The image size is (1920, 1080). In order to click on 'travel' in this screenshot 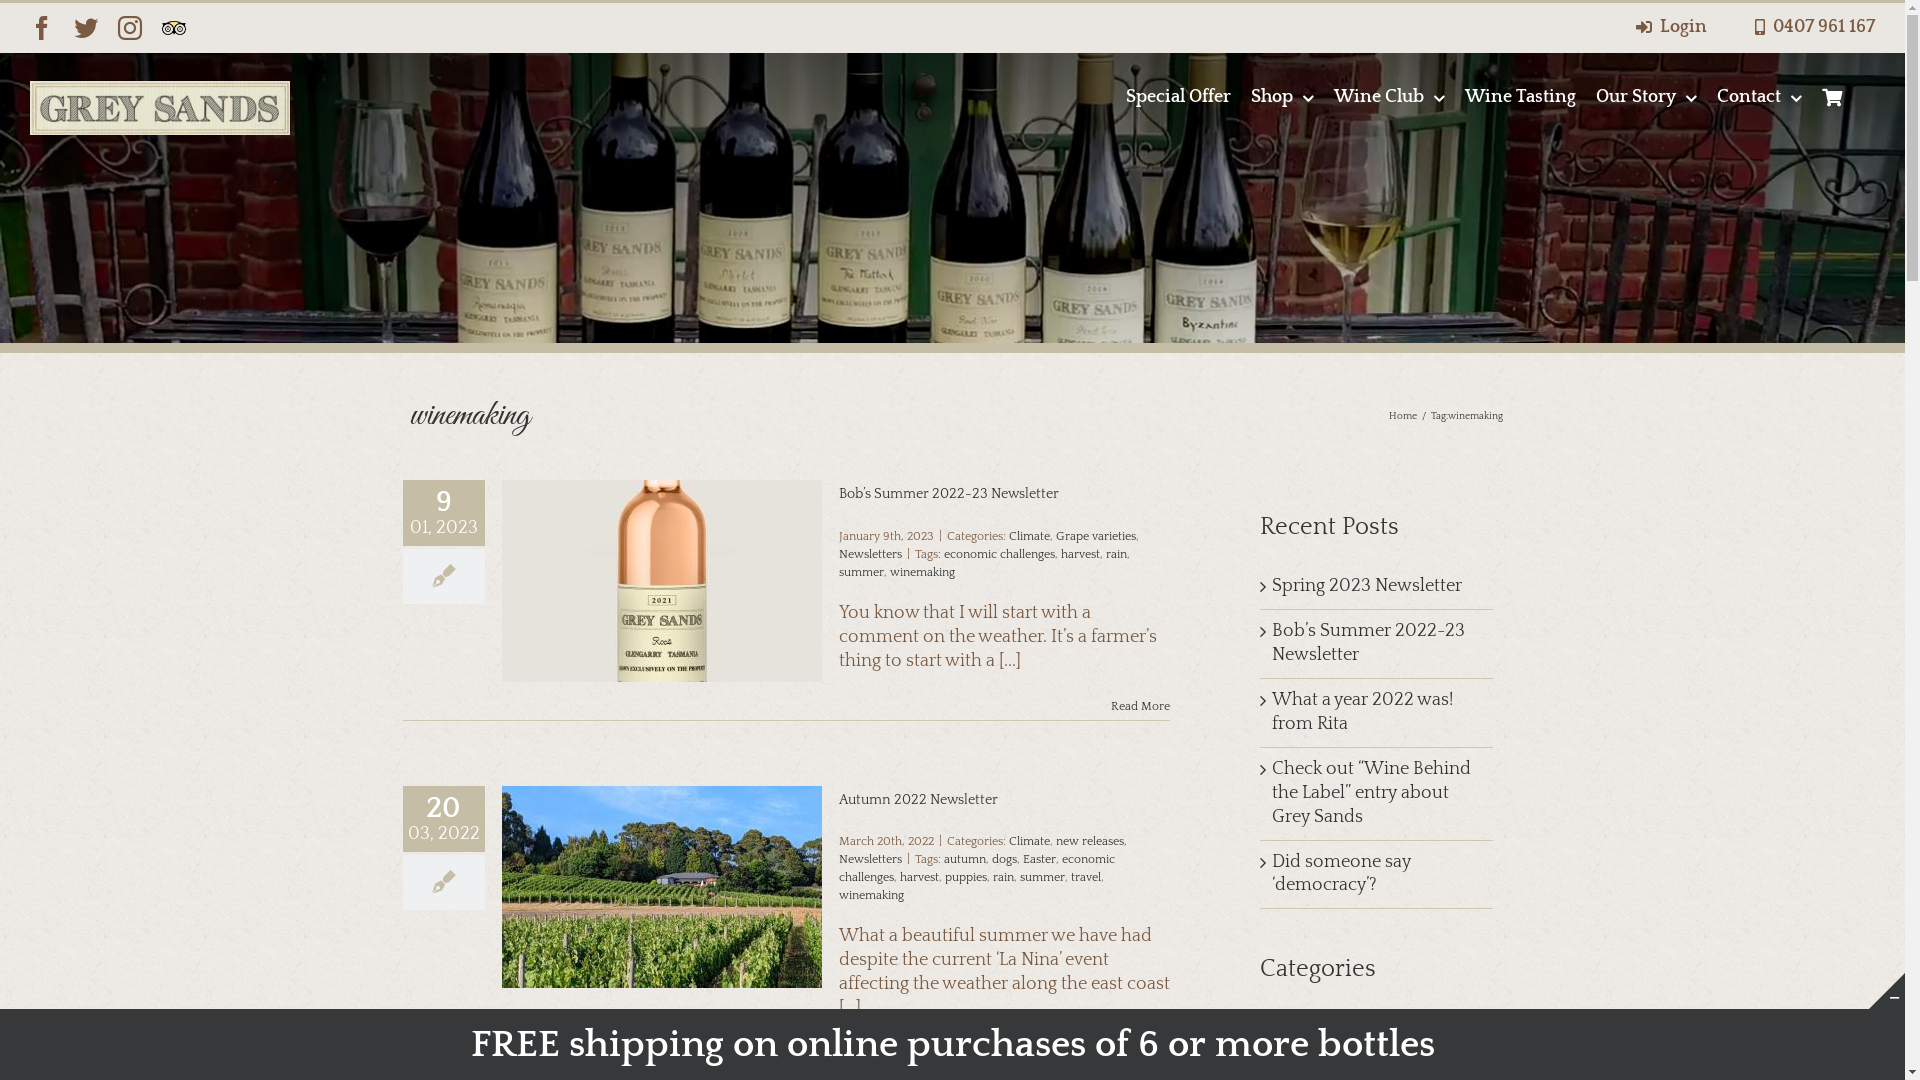, I will do `click(1083, 876)`.